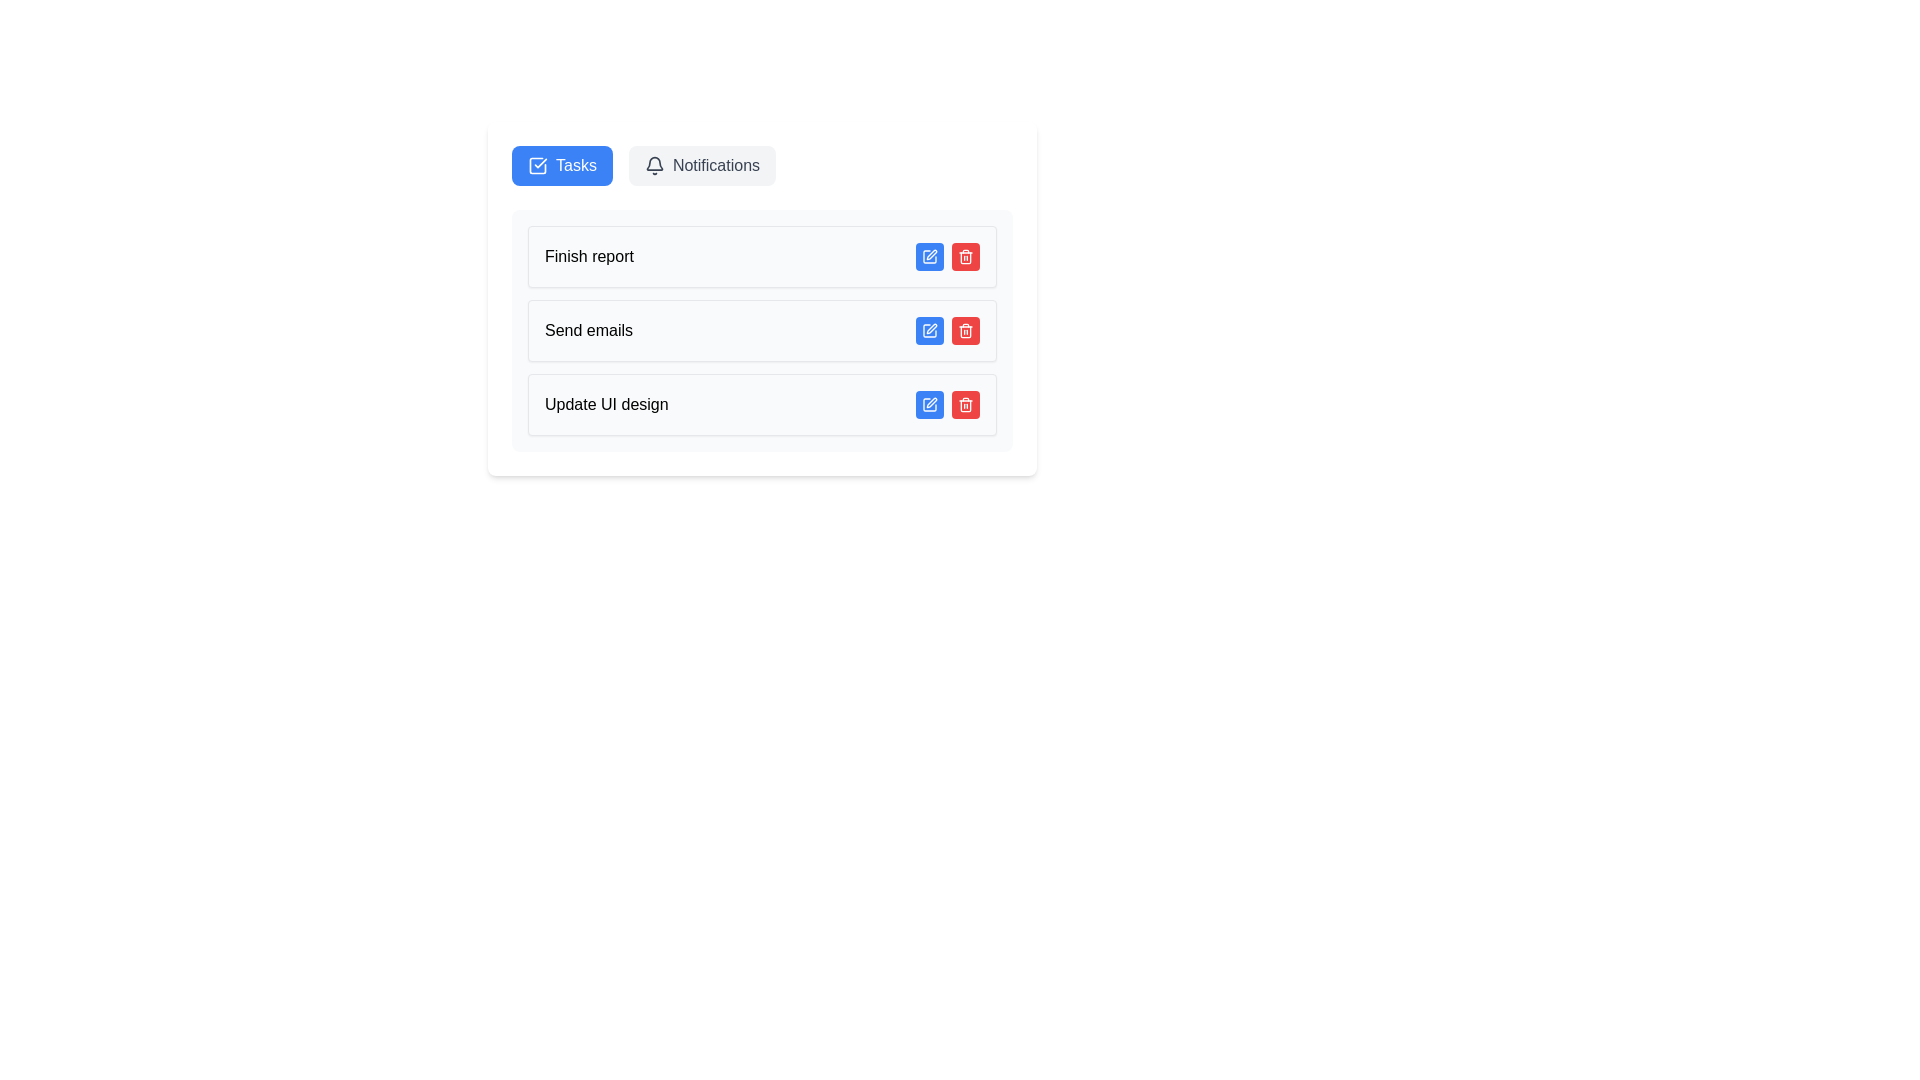  Describe the element at coordinates (929, 256) in the screenshot. I see `the editing icon located at the top-right corner of the first task in the vertical list` at that location.